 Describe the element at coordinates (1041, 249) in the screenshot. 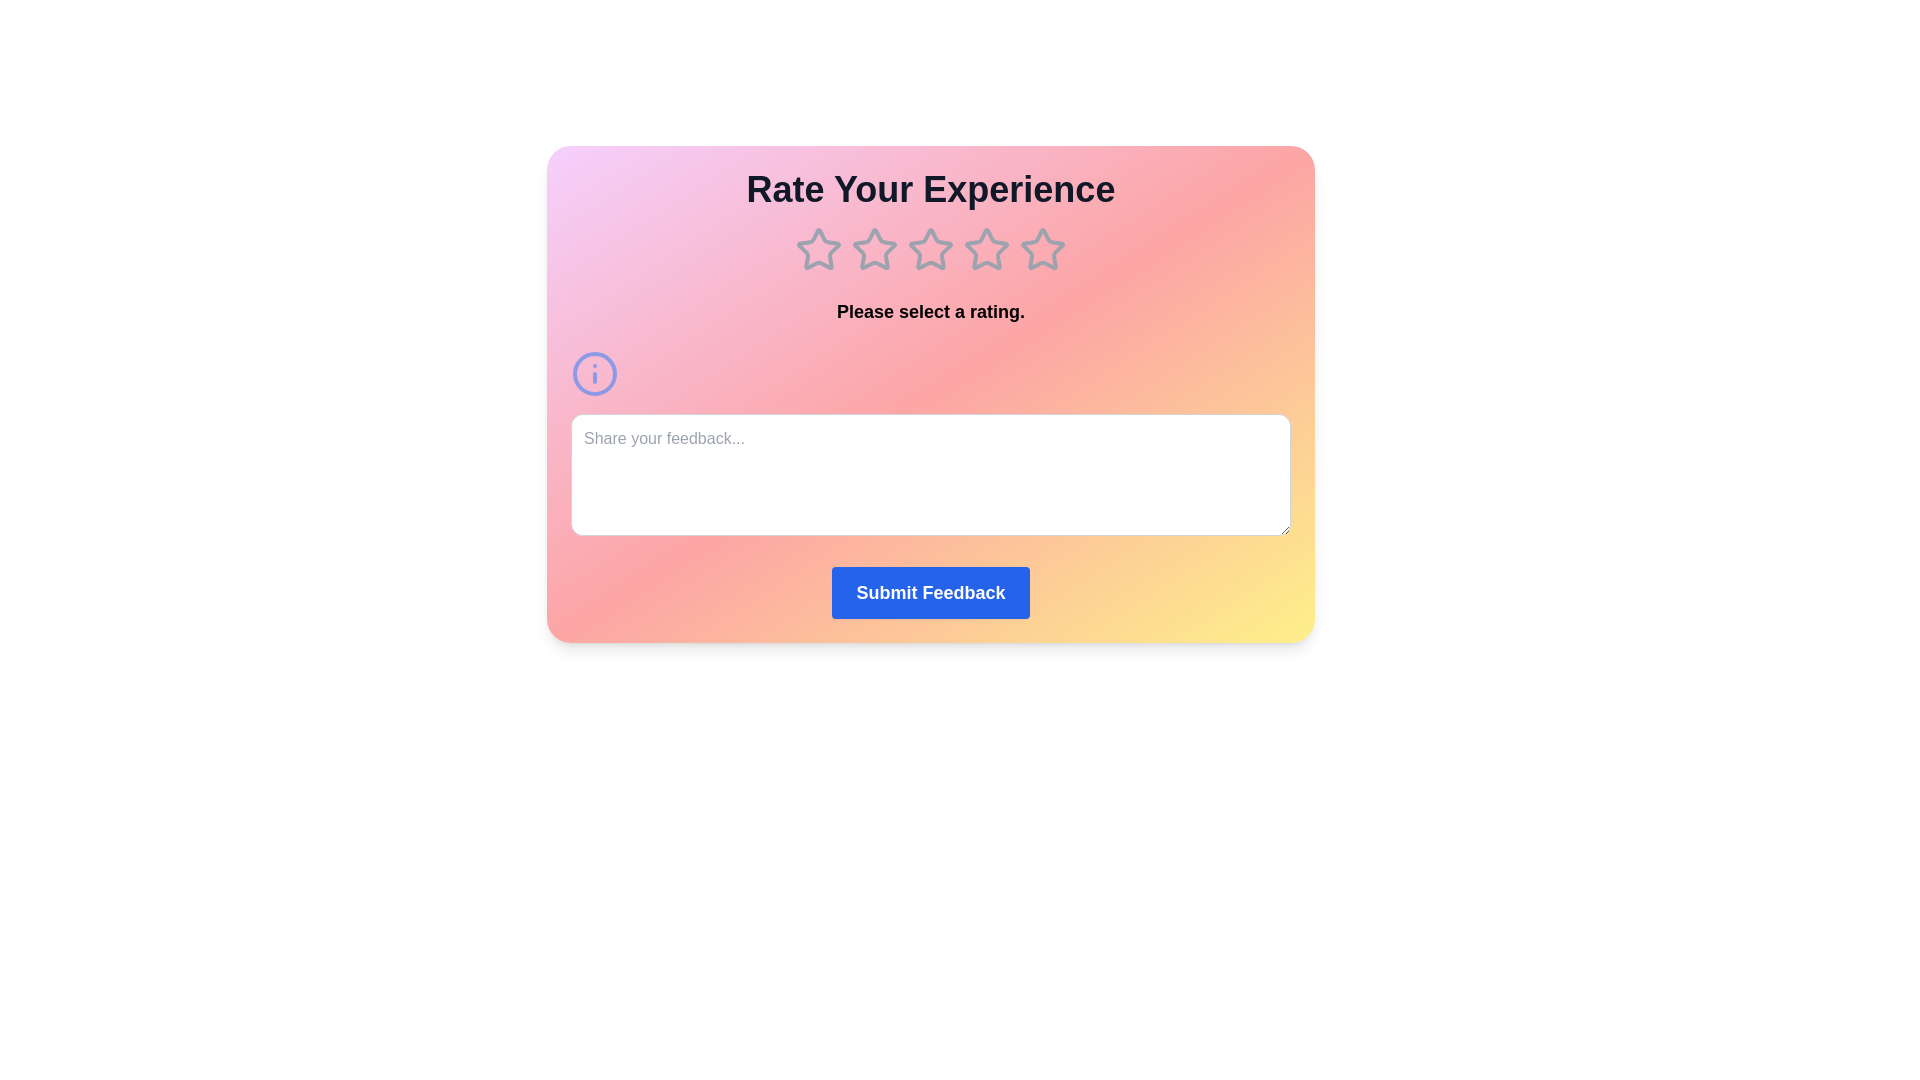

I see `the star corresponding to 5 to preview the rating` at that location.